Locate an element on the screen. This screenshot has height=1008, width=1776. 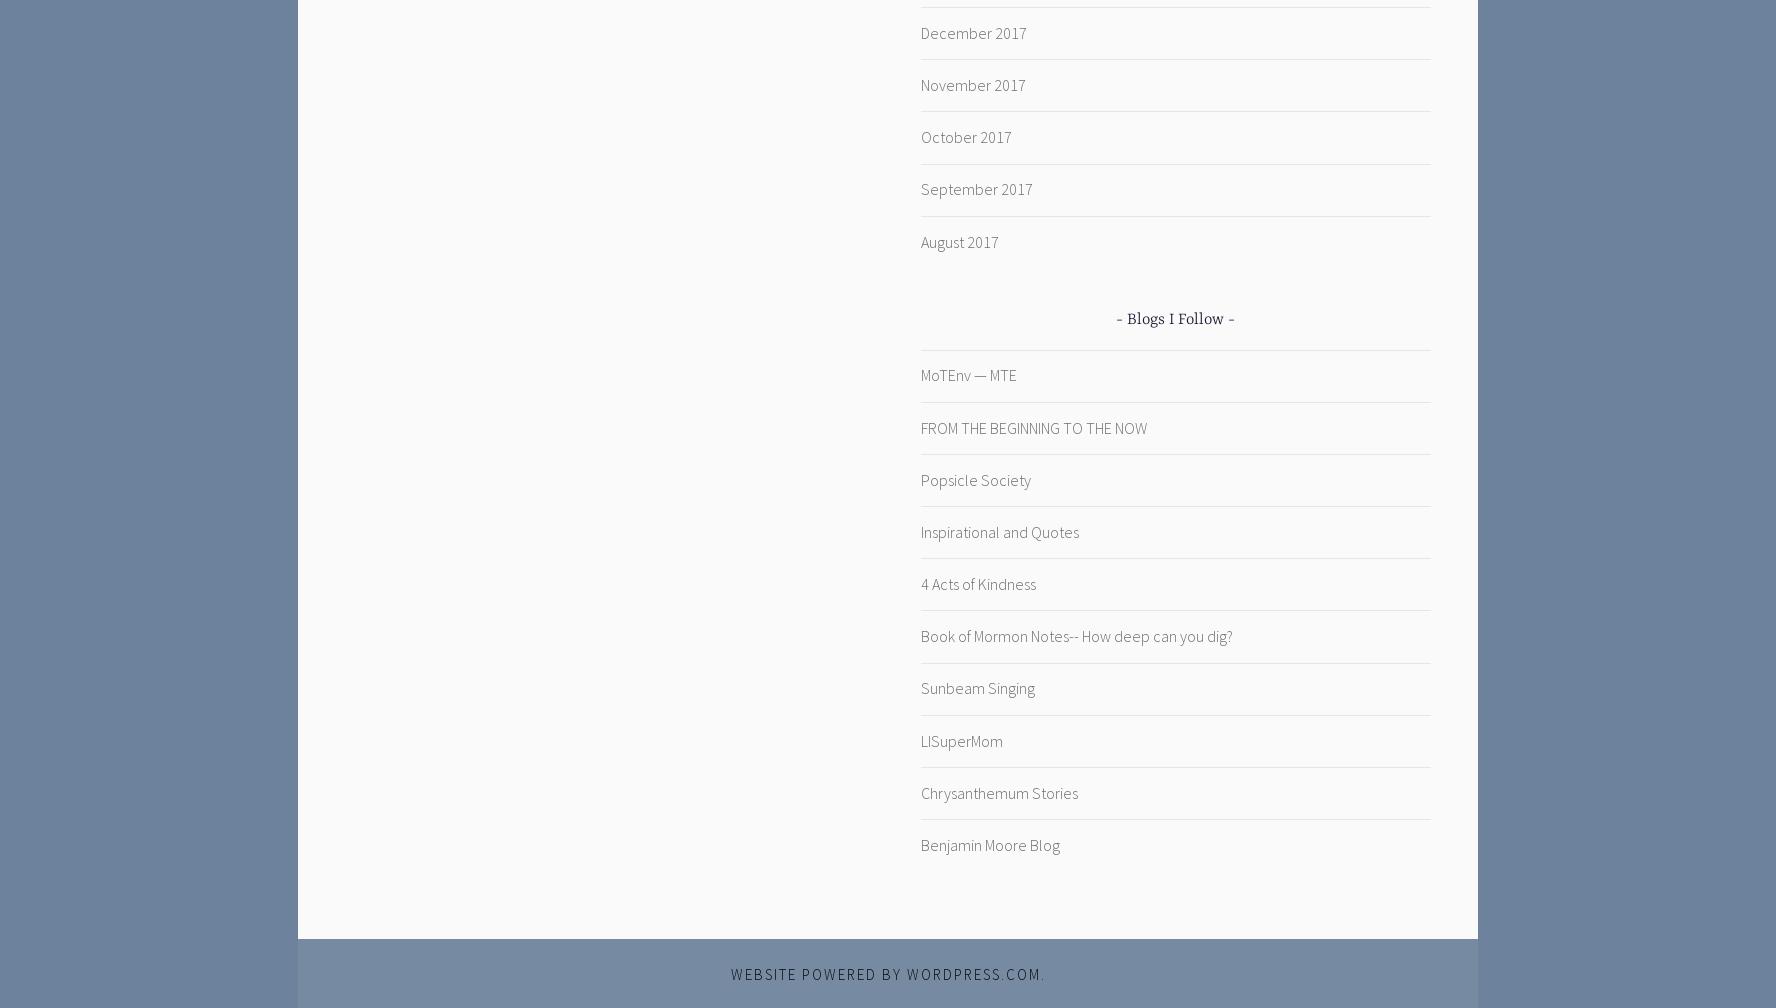
'MoTEnv — MTE' is located at coordinates (967, 374).